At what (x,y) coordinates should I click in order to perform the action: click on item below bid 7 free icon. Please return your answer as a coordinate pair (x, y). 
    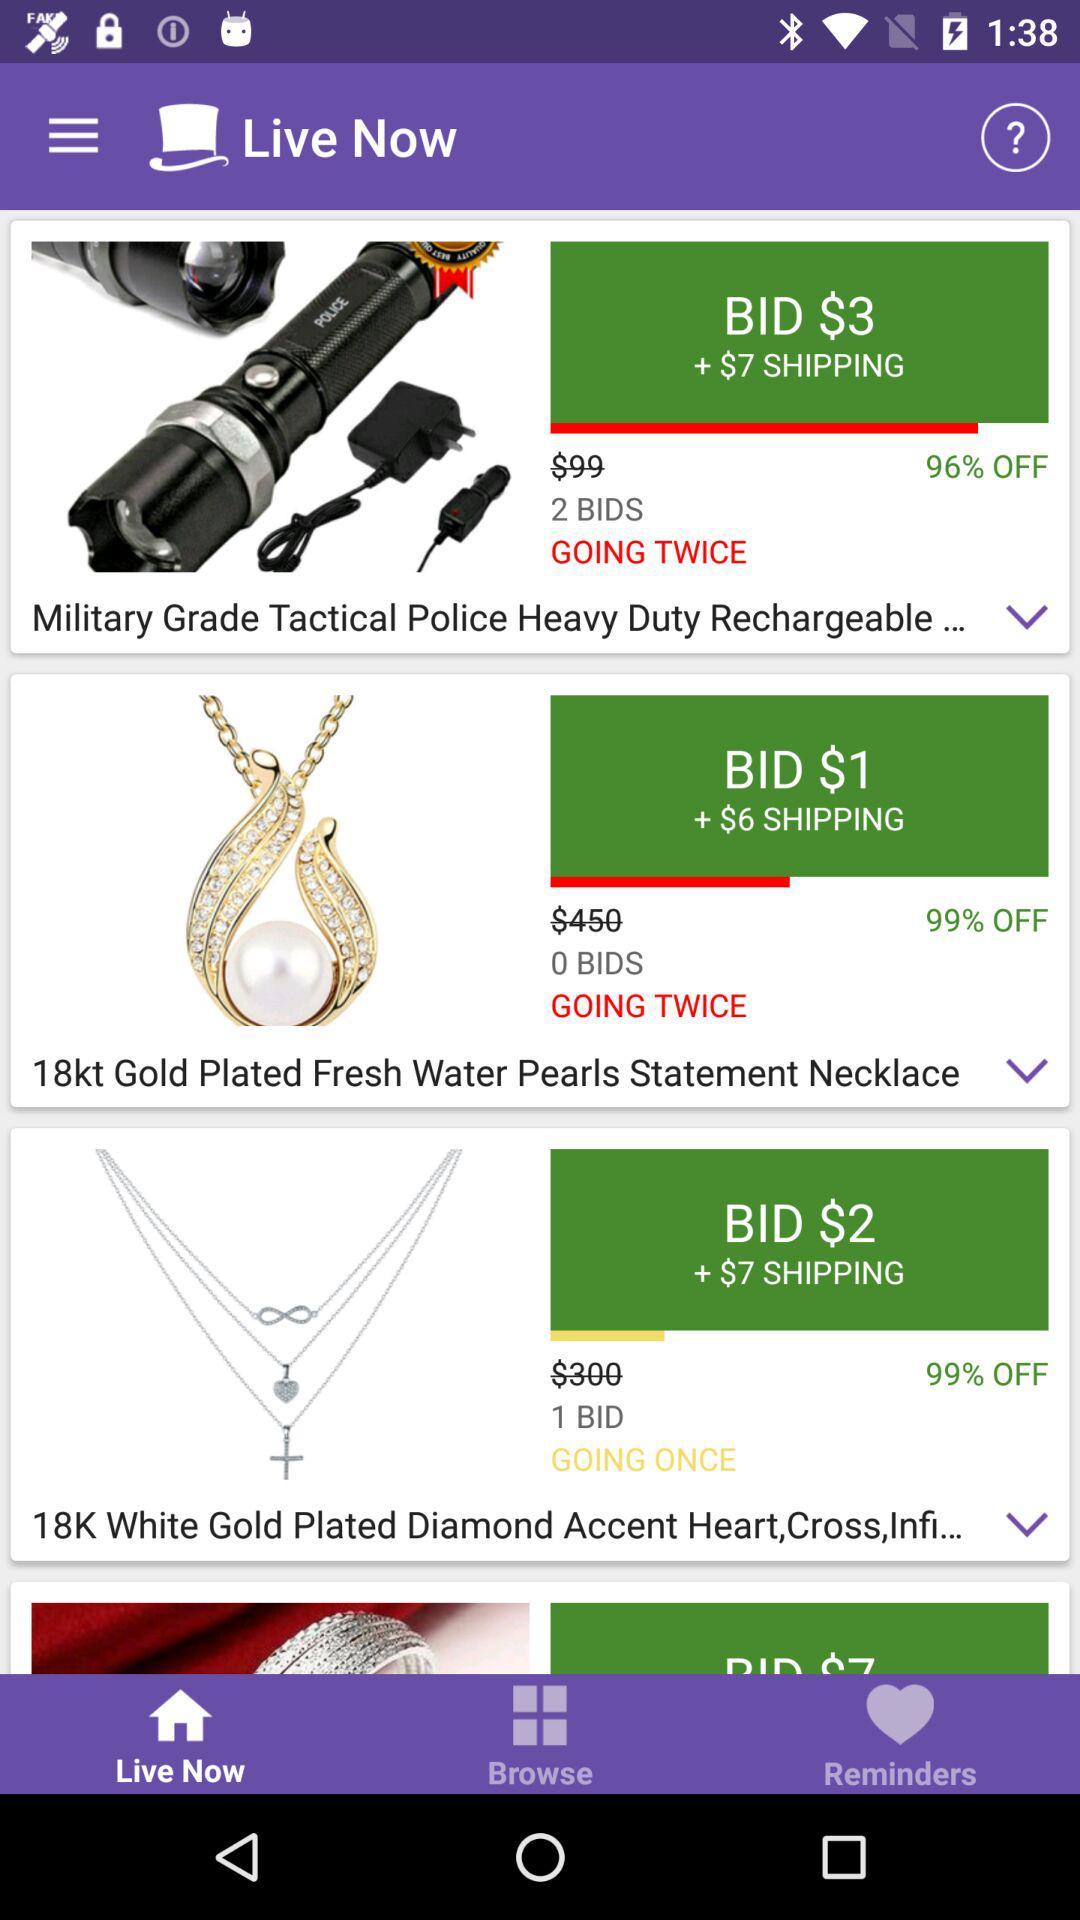
    Looking at the image, I should click on (898, 1738).